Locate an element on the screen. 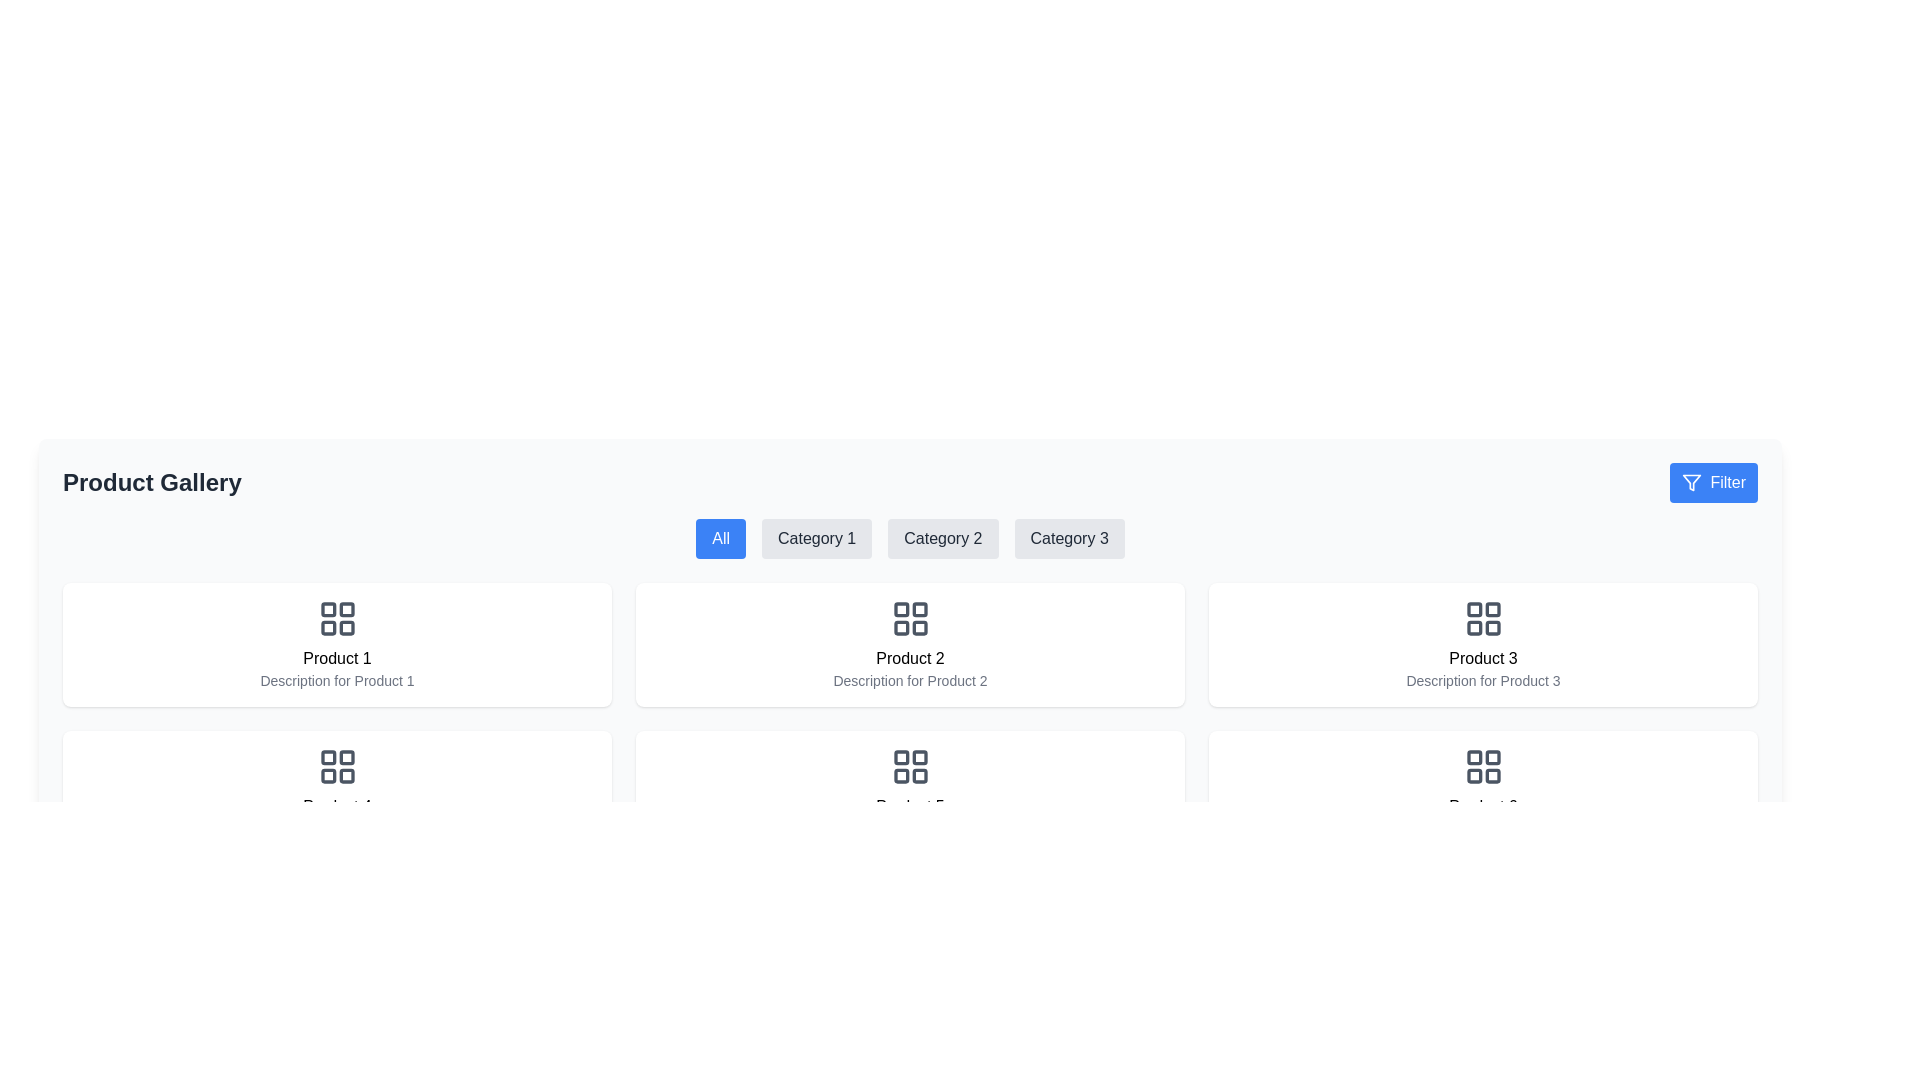 Image resolution: width=1920 pixels, height=1080 pixels. the bottom-left square of the grid icon that represents a portion of the grid functionality, which is part of the icon associated with 'Product 2' is located at coordinates (900, 627).